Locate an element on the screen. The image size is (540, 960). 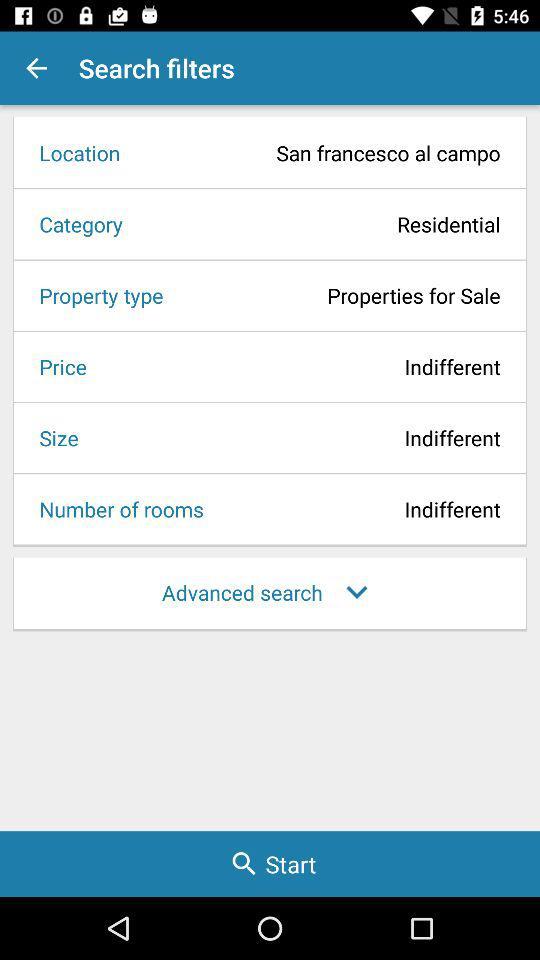
the advanced search item is located at coordinates (270, 592).